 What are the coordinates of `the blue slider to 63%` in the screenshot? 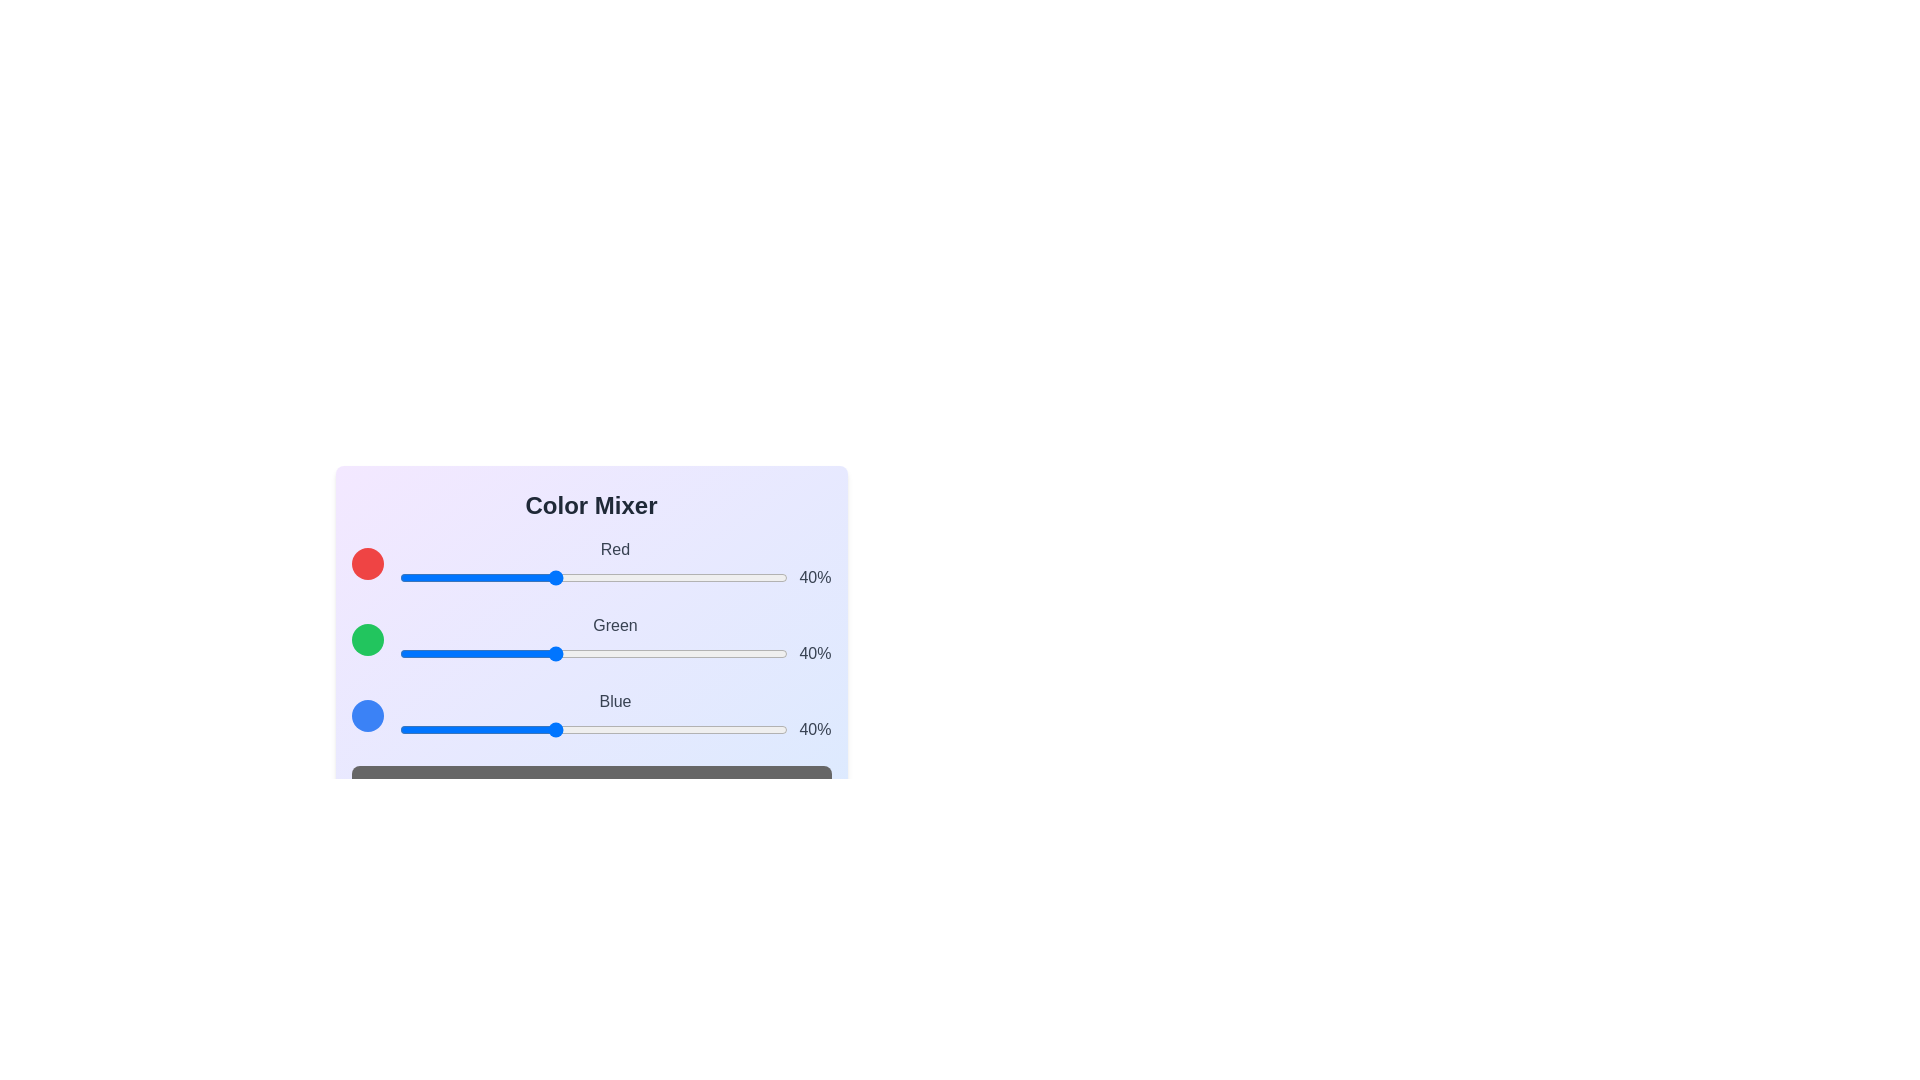 It's located at (643, 729).